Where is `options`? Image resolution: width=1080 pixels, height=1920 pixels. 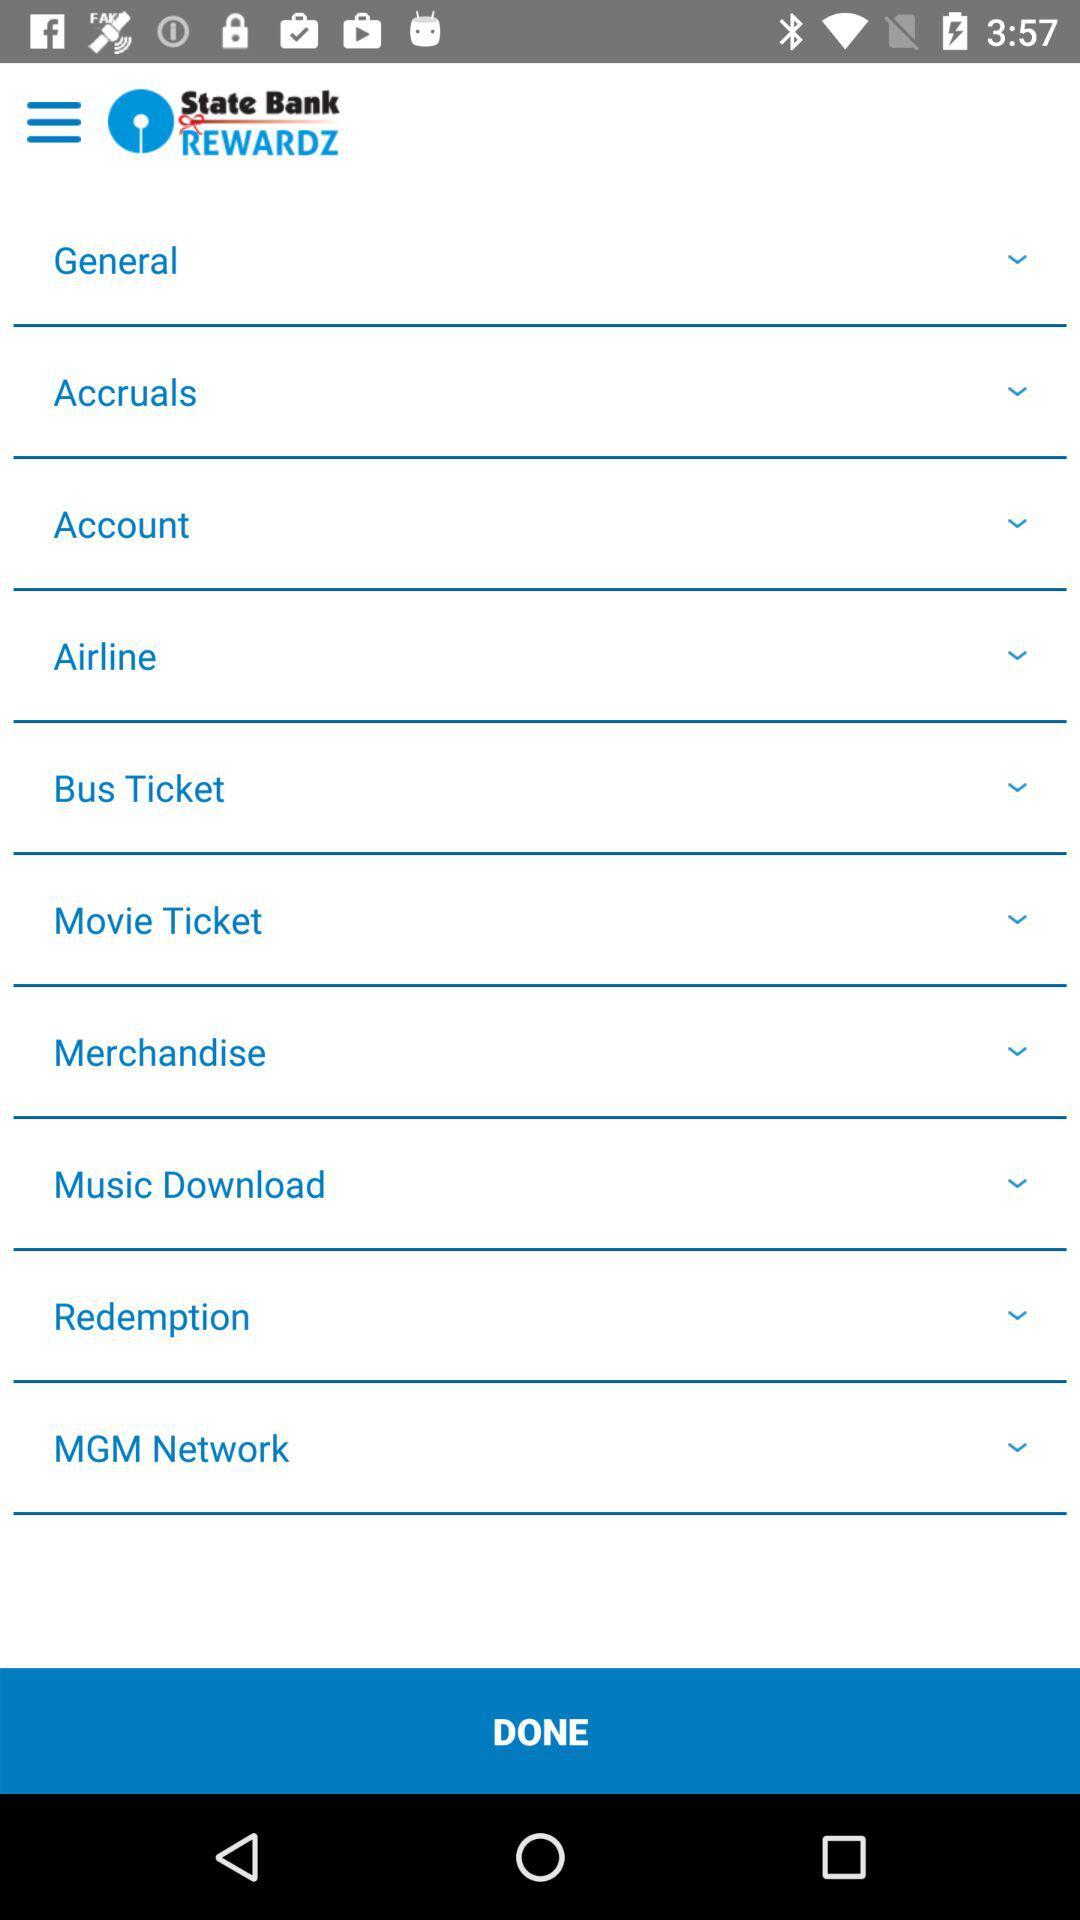 options is located at coordinates (53, 121).